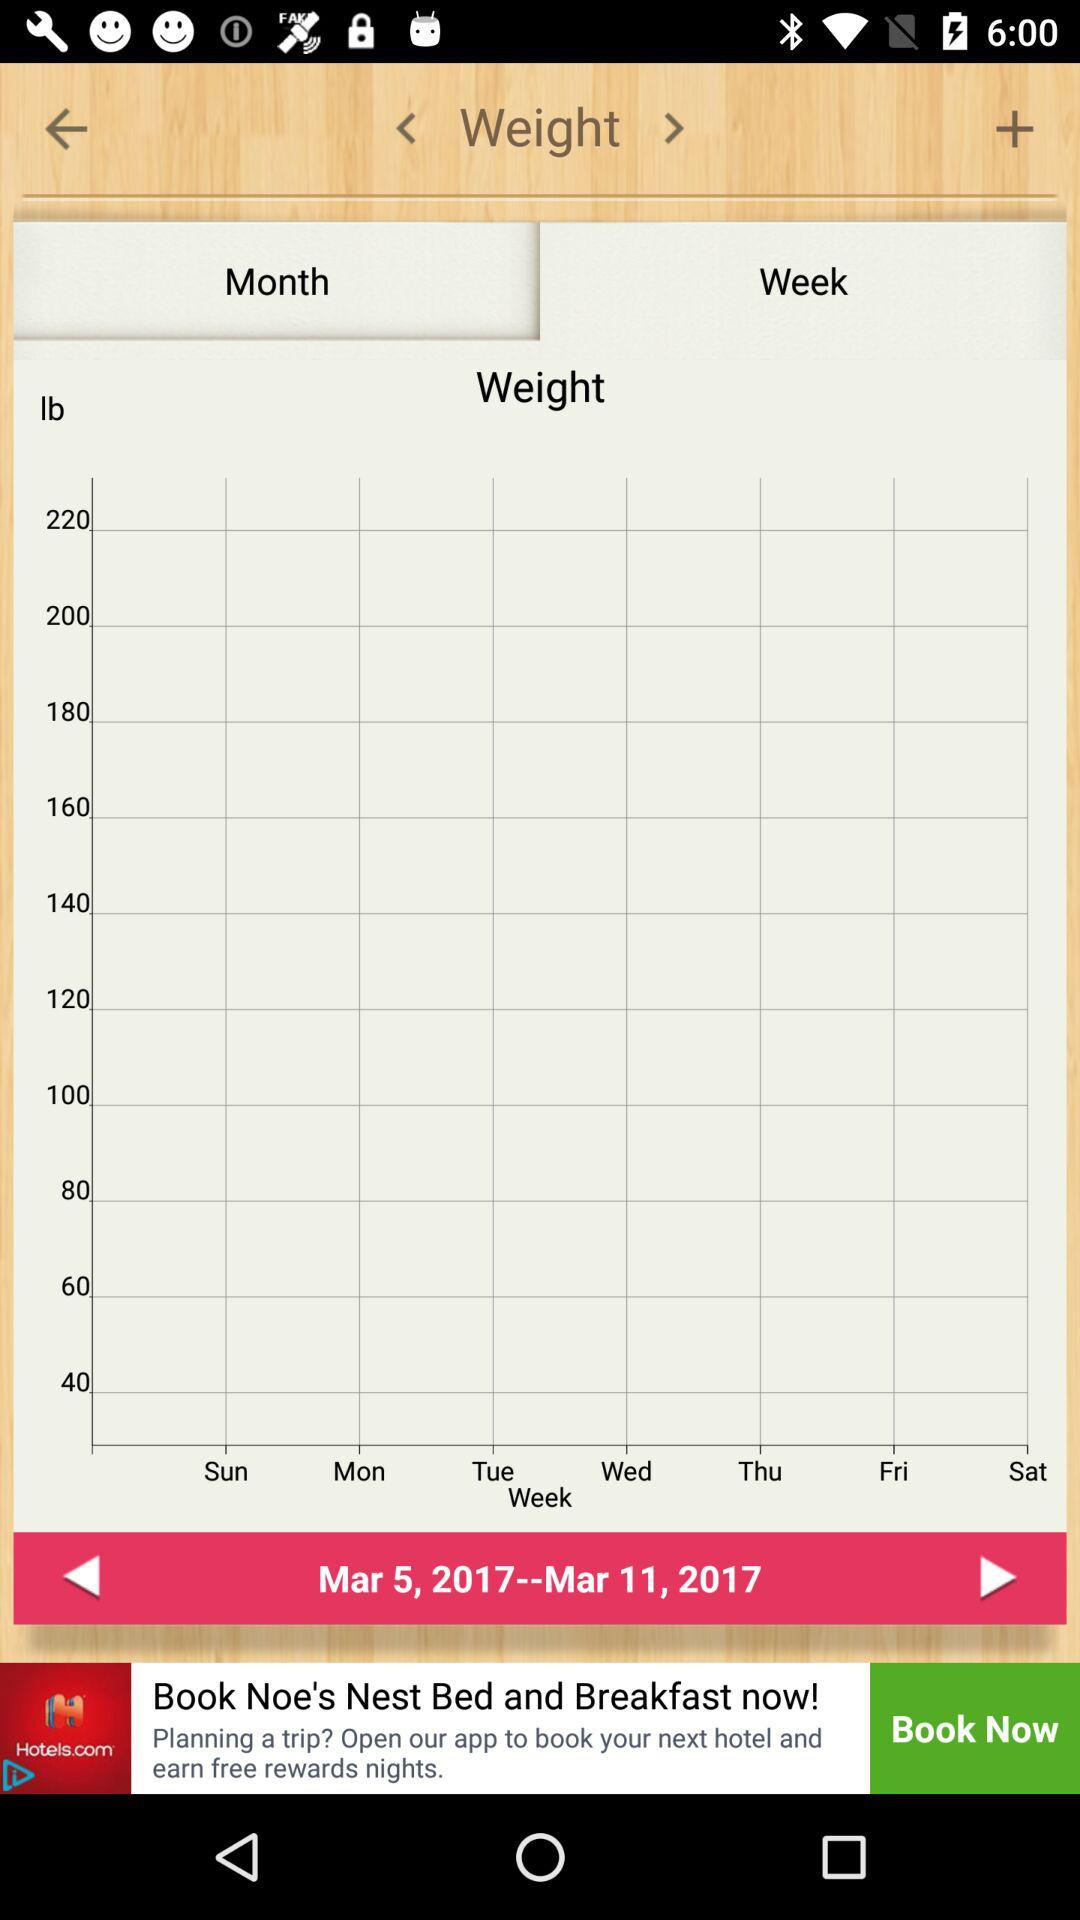  I want to click on period tracker period calendar ovulation tracker, so click(673, 127).